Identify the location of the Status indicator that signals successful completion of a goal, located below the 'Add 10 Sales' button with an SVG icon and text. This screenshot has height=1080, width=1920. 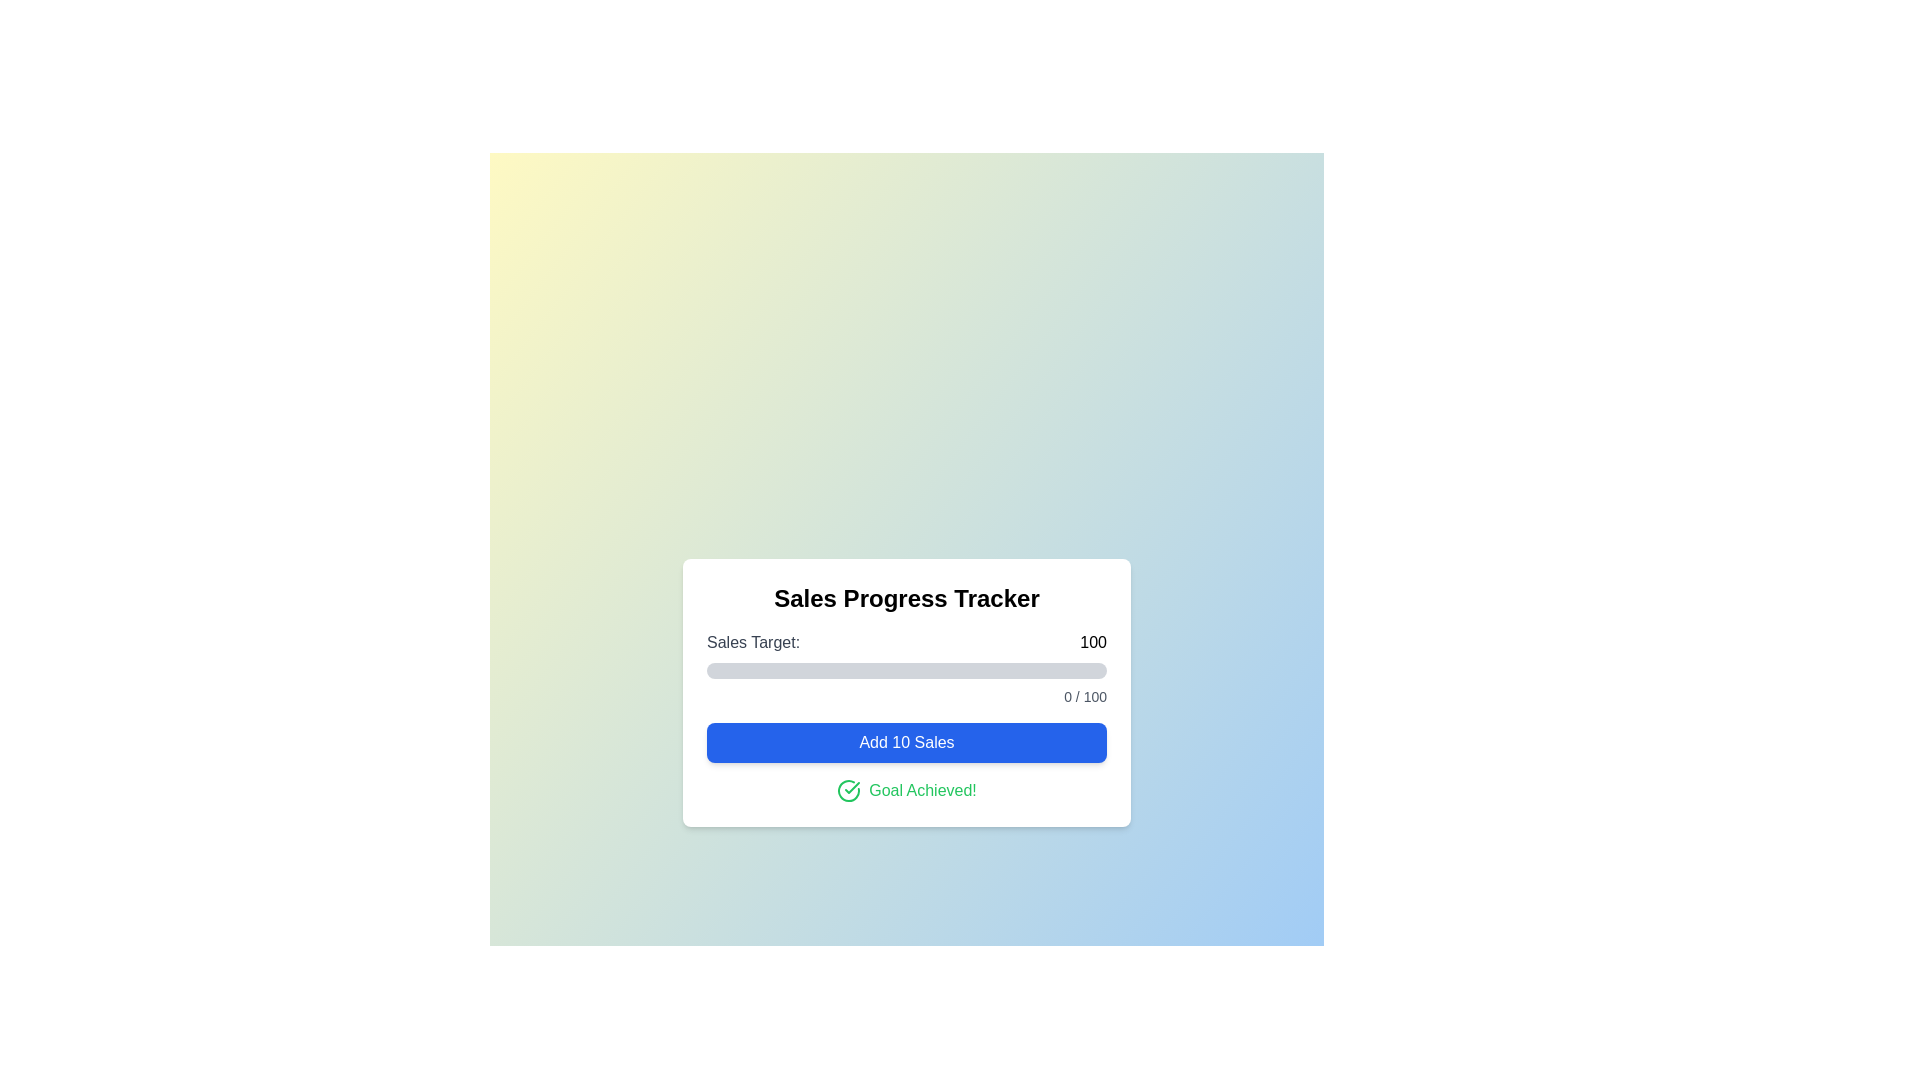
(906, 789).